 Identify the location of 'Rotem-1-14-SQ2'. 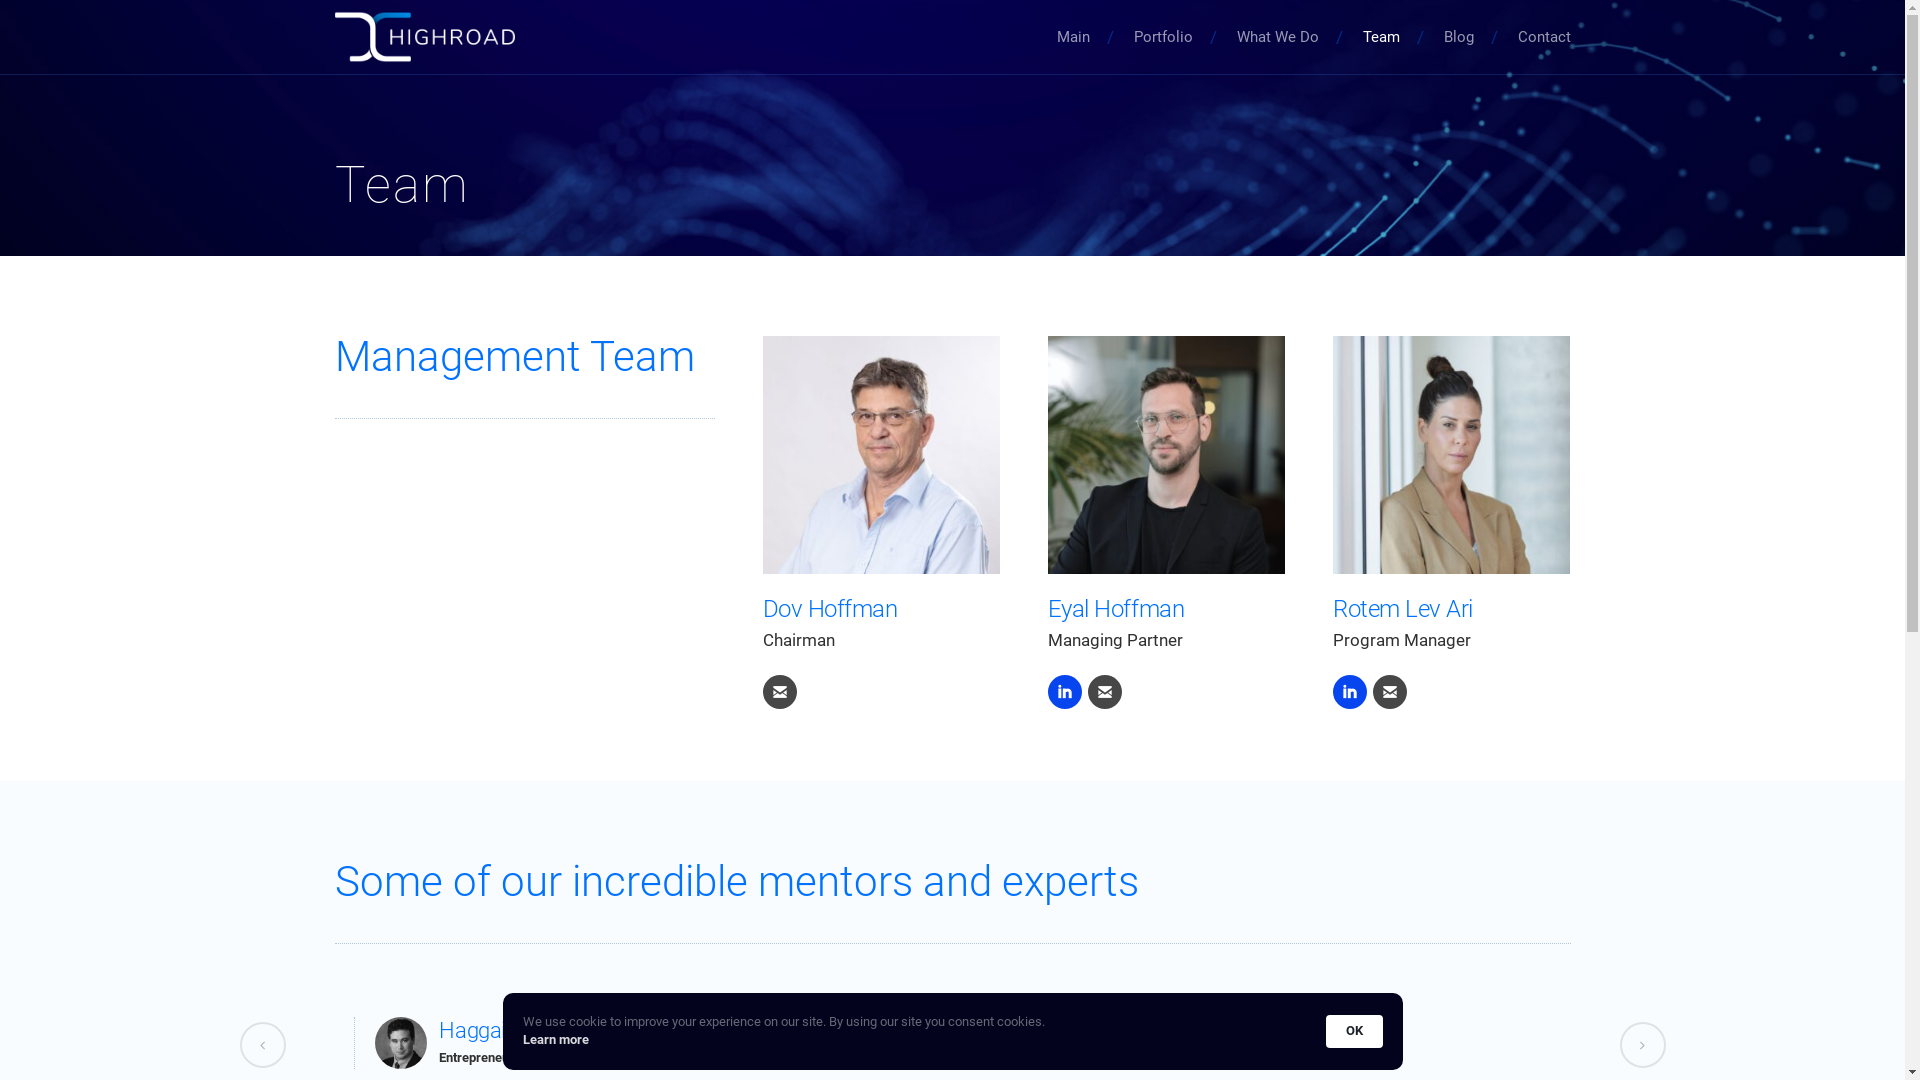
(1451, 454).